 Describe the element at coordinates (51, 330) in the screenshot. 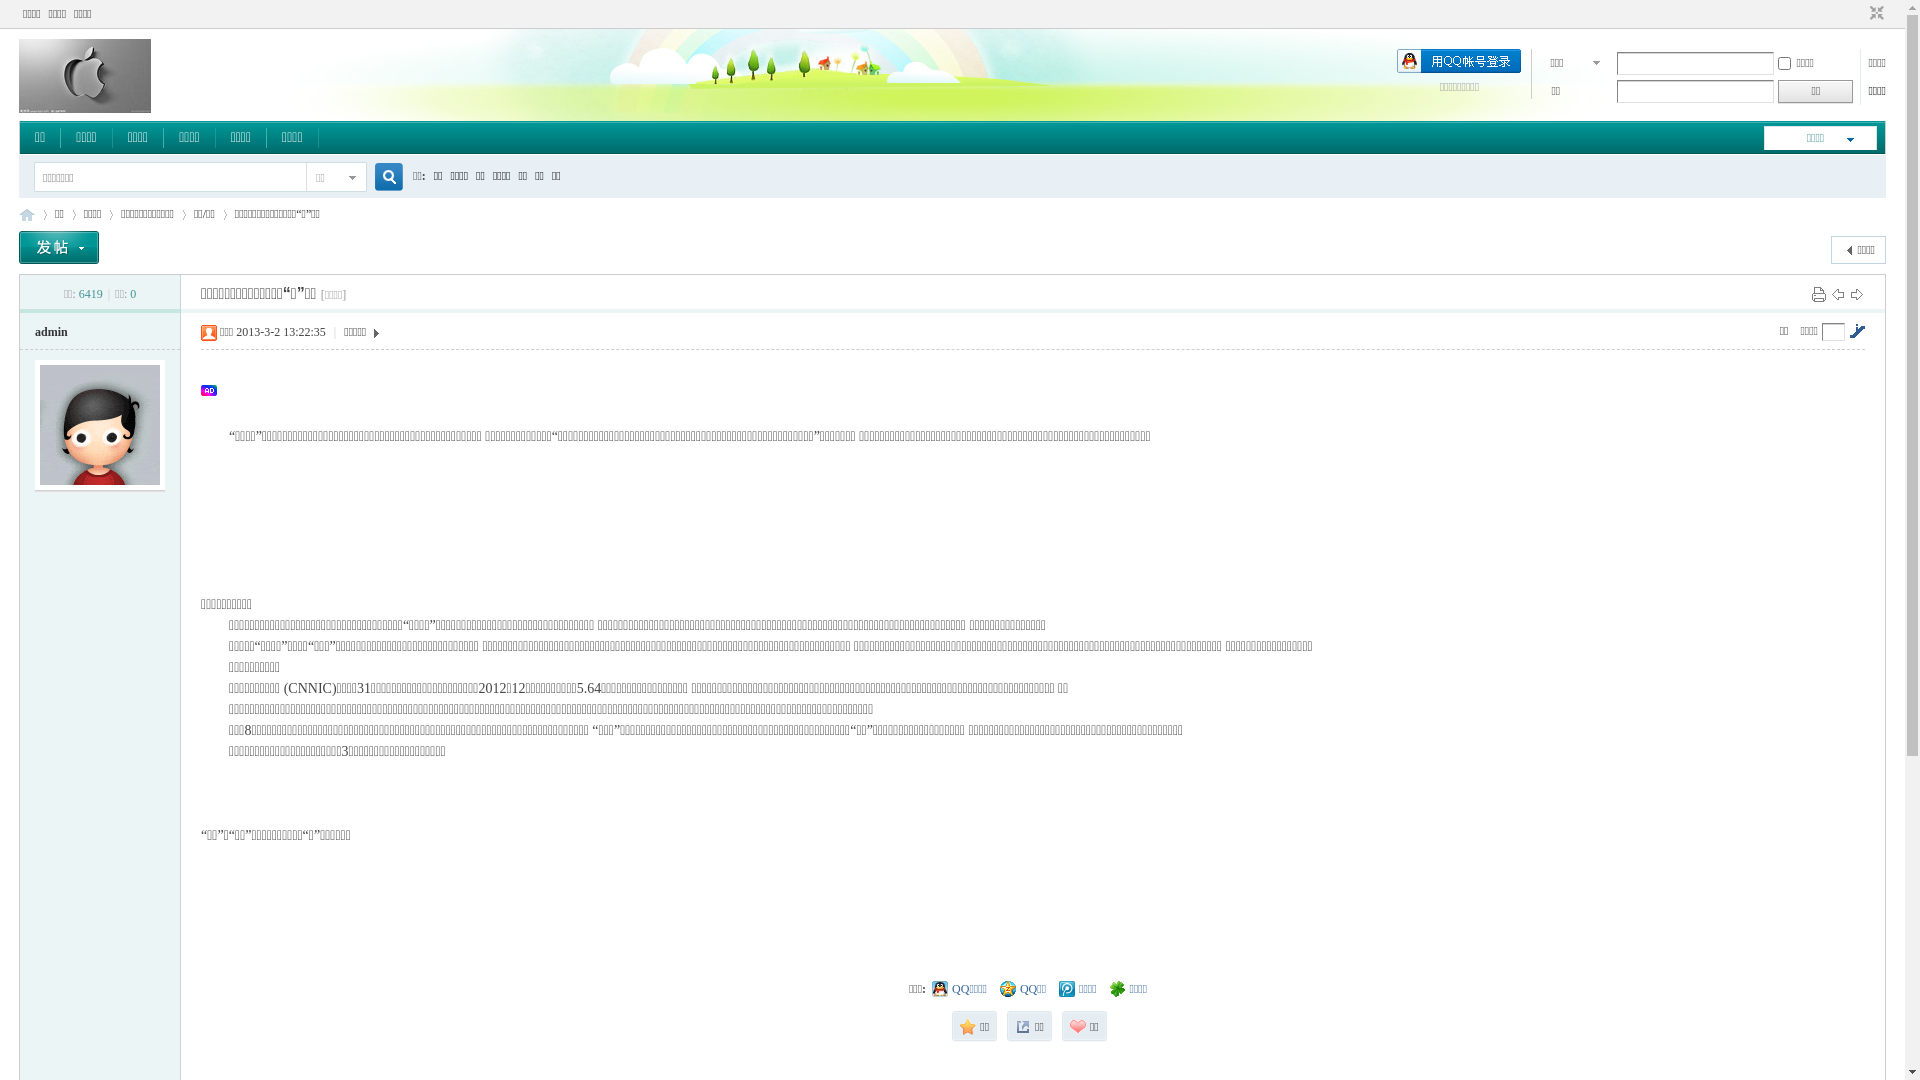

I see `'admin'` at that location.